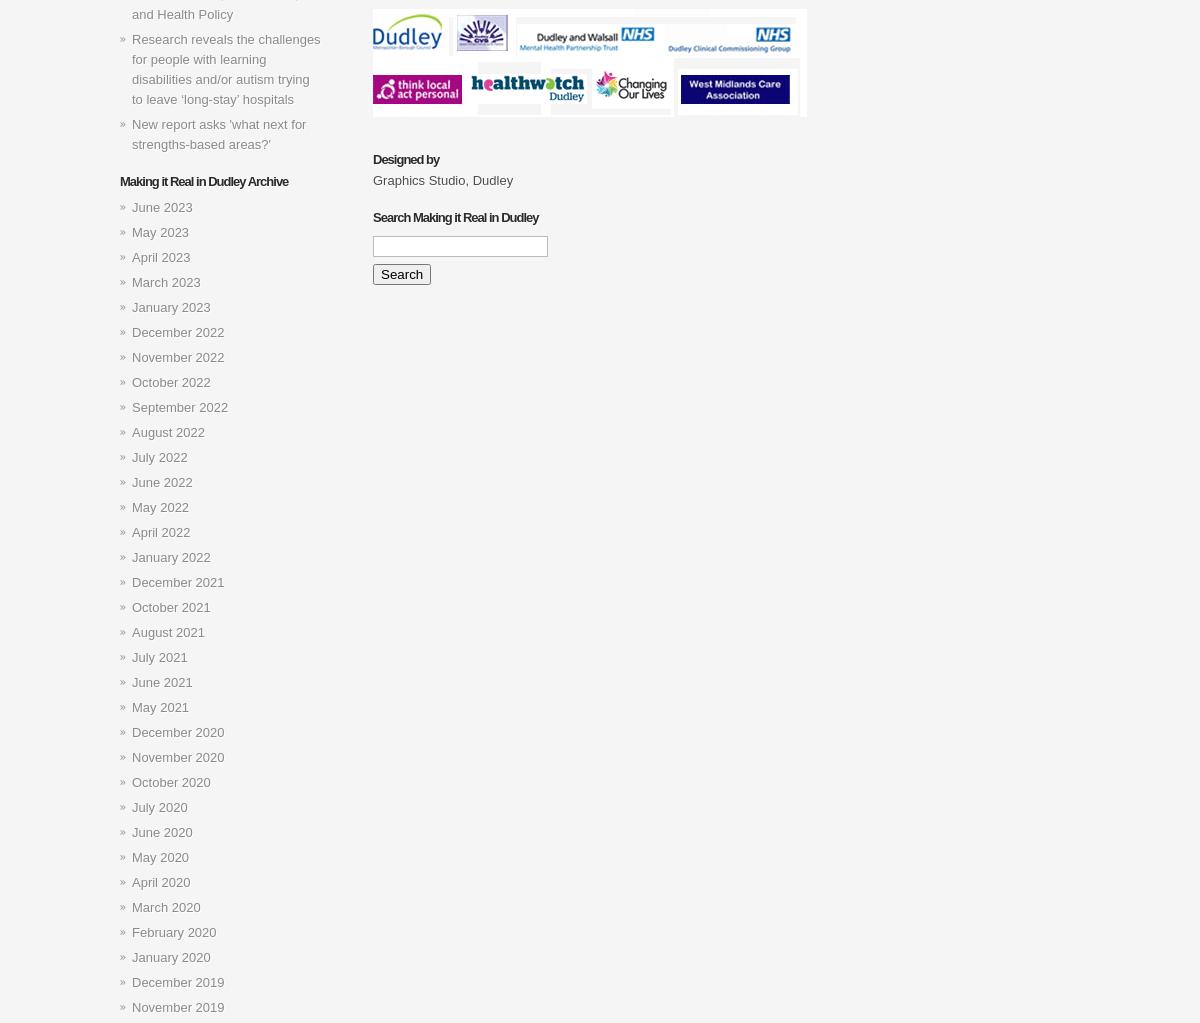  What do you see at coordinates (160, 531) in the screenshot?
I see `'April 2022'` at bounding box center [160, 531].